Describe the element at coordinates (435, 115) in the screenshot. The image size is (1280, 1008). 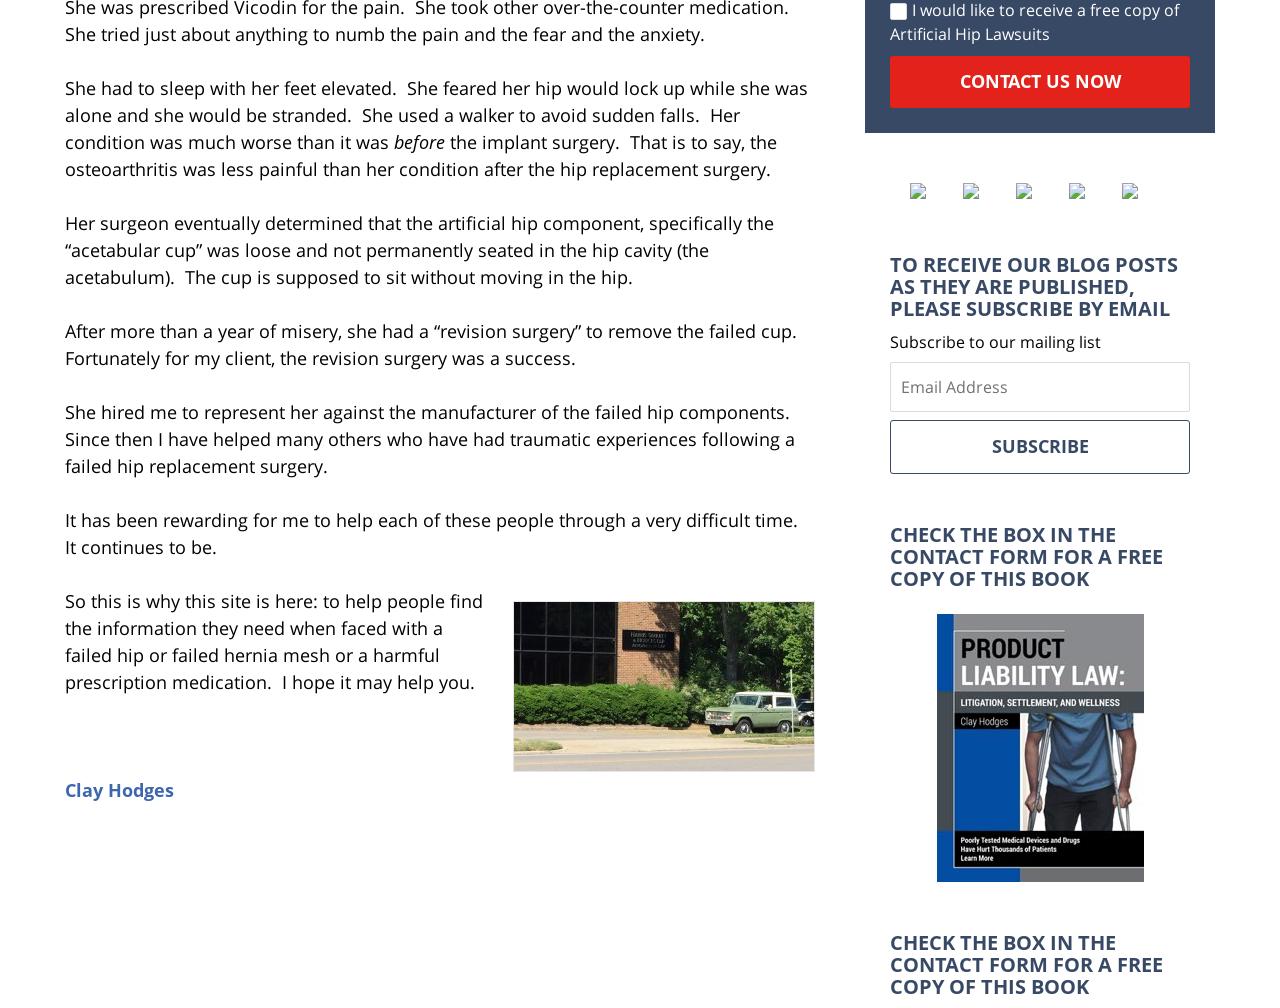
I see `'She had to sleep with her feet elevated.  She feared her hip would lock up while she was alone and she would be stranded.  She used a walker to avoid sudden falls.  Her condition was much worse than it was'` at that location.